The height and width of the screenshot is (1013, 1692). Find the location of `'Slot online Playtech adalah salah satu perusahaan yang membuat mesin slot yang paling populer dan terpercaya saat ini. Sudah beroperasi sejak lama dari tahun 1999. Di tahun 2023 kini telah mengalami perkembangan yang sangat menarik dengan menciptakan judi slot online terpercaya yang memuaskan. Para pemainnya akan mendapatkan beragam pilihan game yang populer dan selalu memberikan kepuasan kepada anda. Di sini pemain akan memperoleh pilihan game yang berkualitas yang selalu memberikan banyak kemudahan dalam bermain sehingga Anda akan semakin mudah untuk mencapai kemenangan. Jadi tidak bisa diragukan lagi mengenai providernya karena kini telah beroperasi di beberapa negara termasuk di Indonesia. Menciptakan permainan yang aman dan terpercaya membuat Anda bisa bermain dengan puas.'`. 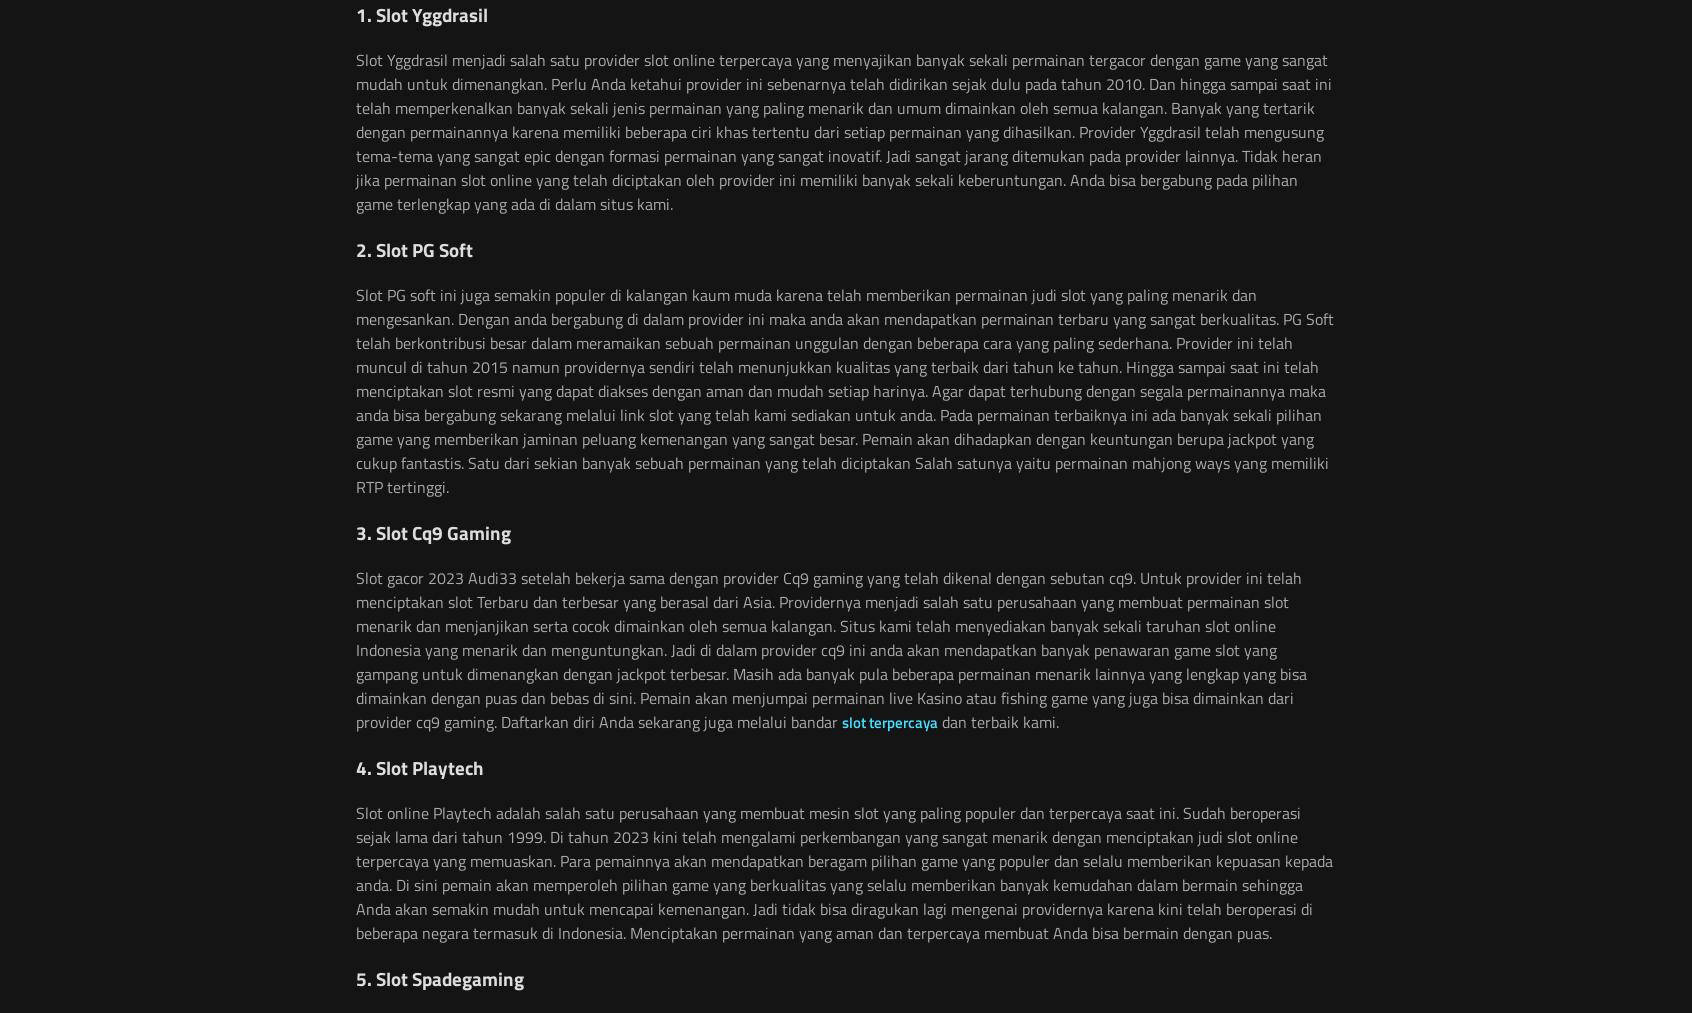

'Slot online Playtech adalah salah satu perusahaan yang membuat mesin slot yang paling populer dan terpercaya saat ini. Sudah beroperasi sejak lama dari tahun 1999. Di tahun 2023 kini telah mengalami perkembangan yang sangat menarik dengan menciptakan judi slot online terpercaya yang memuaskan. Para pemainnya akan mendapatkan beragam pilihan game yang populer dan selalu memberikan kepuasan kepada anda. Di sini pemain akan memperoleh pilihan game yang berkualitas yang selalu memberikan banyak kemudahan dalam bermain sehingga Anda akan semakin mudah untuk mencapai kemenangan. Jadi tidak bisa diragukan lagi mengenai providernya karena kini telah beroperasi di beberapa negara termasuk di Indonesia. Menciptakan permainan yang aman dan terpercaya membuat Anda bisa bermain dengan puas.' is located at coordinates (844, 870).